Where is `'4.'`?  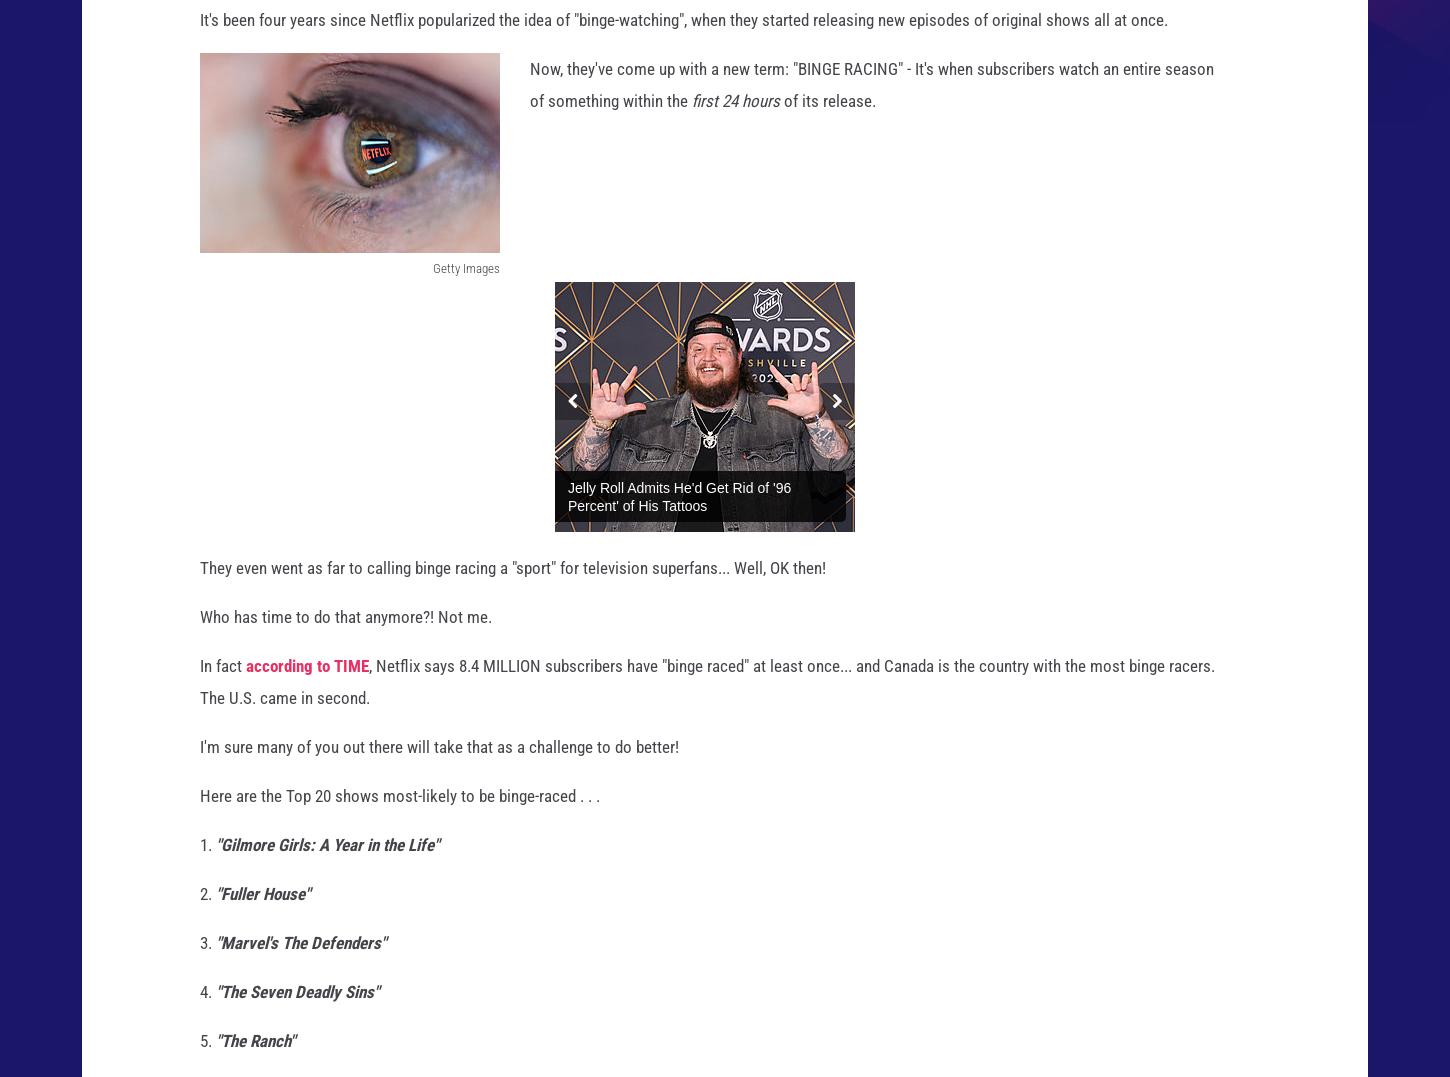
'4.' is located at coordinates (206, 1009).